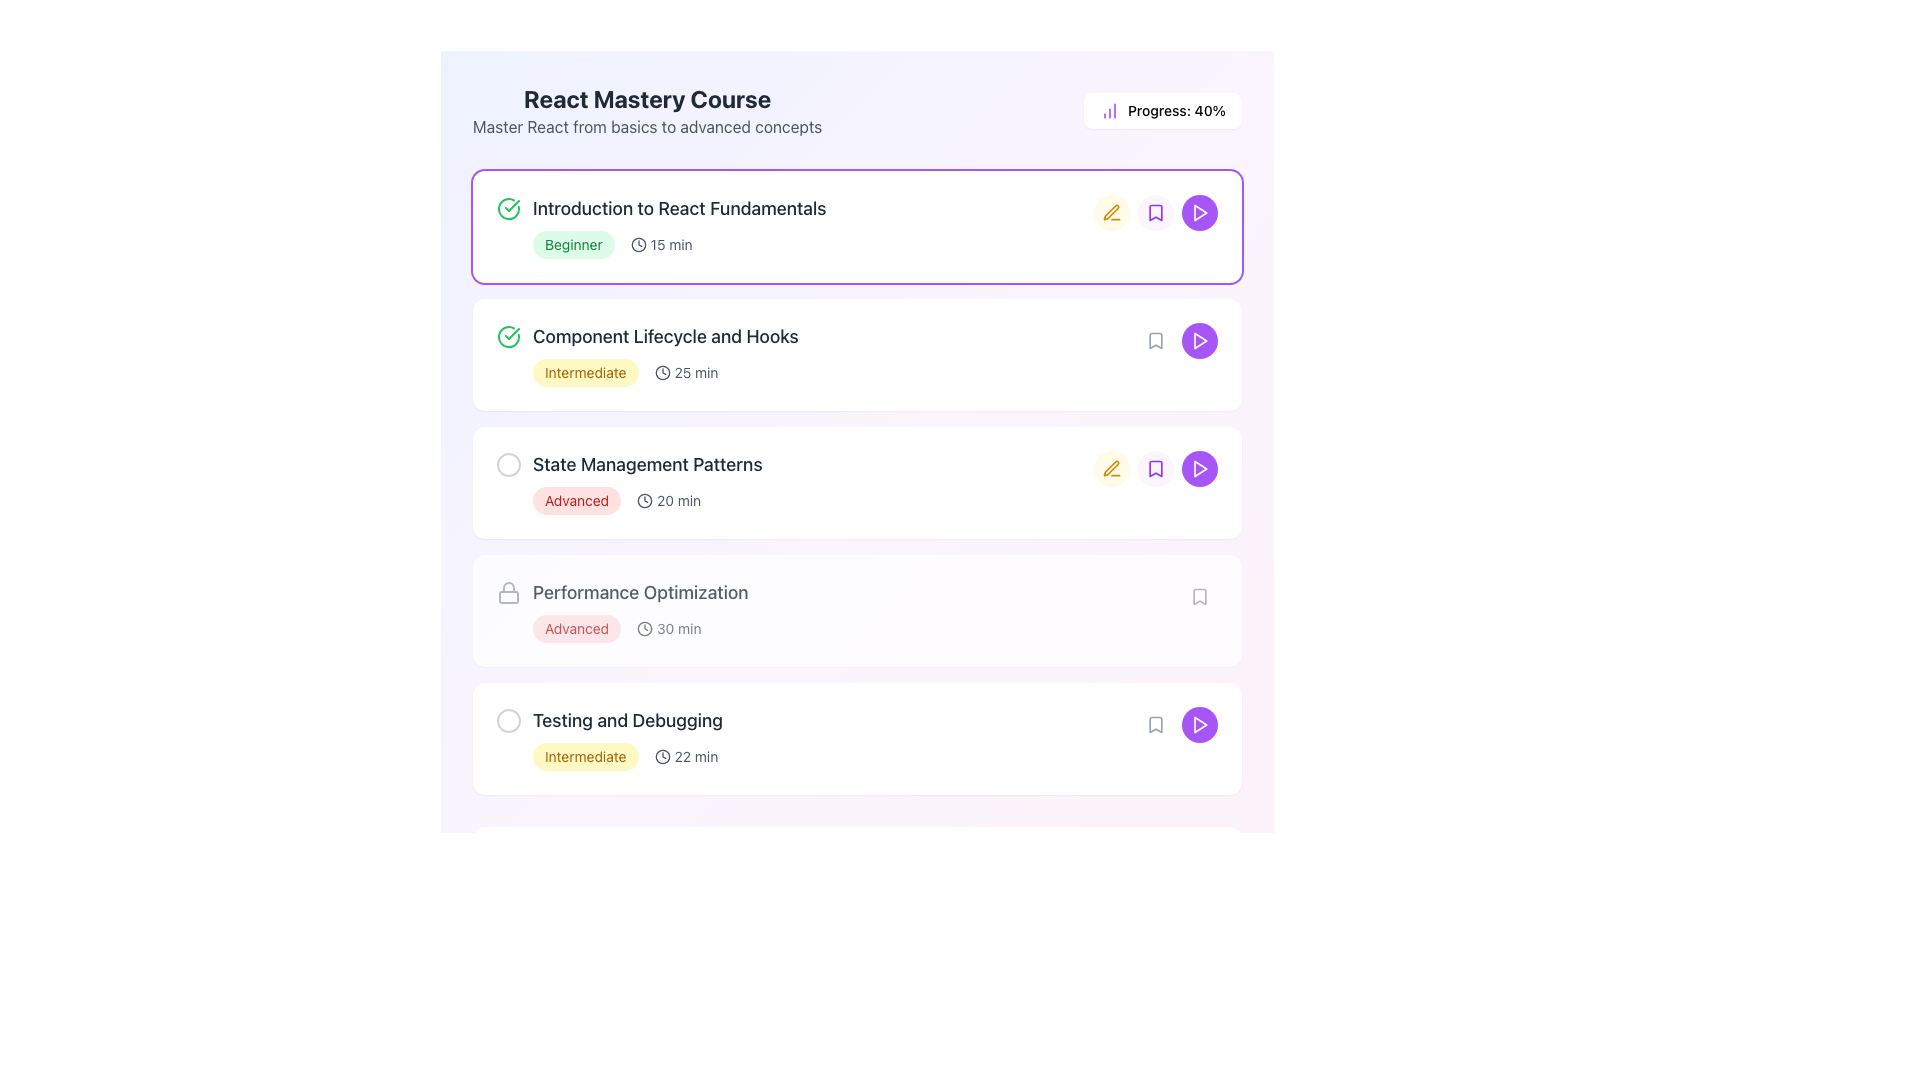 The image size is (1920, 1080). What do you see at coordinates (508, 335) in the screenshot?
I see `the circular green icon with a checkmark that indicates completion, located to the left of the text 'Component Lifecycle and Hooks'` at bounding box center [508, 335].